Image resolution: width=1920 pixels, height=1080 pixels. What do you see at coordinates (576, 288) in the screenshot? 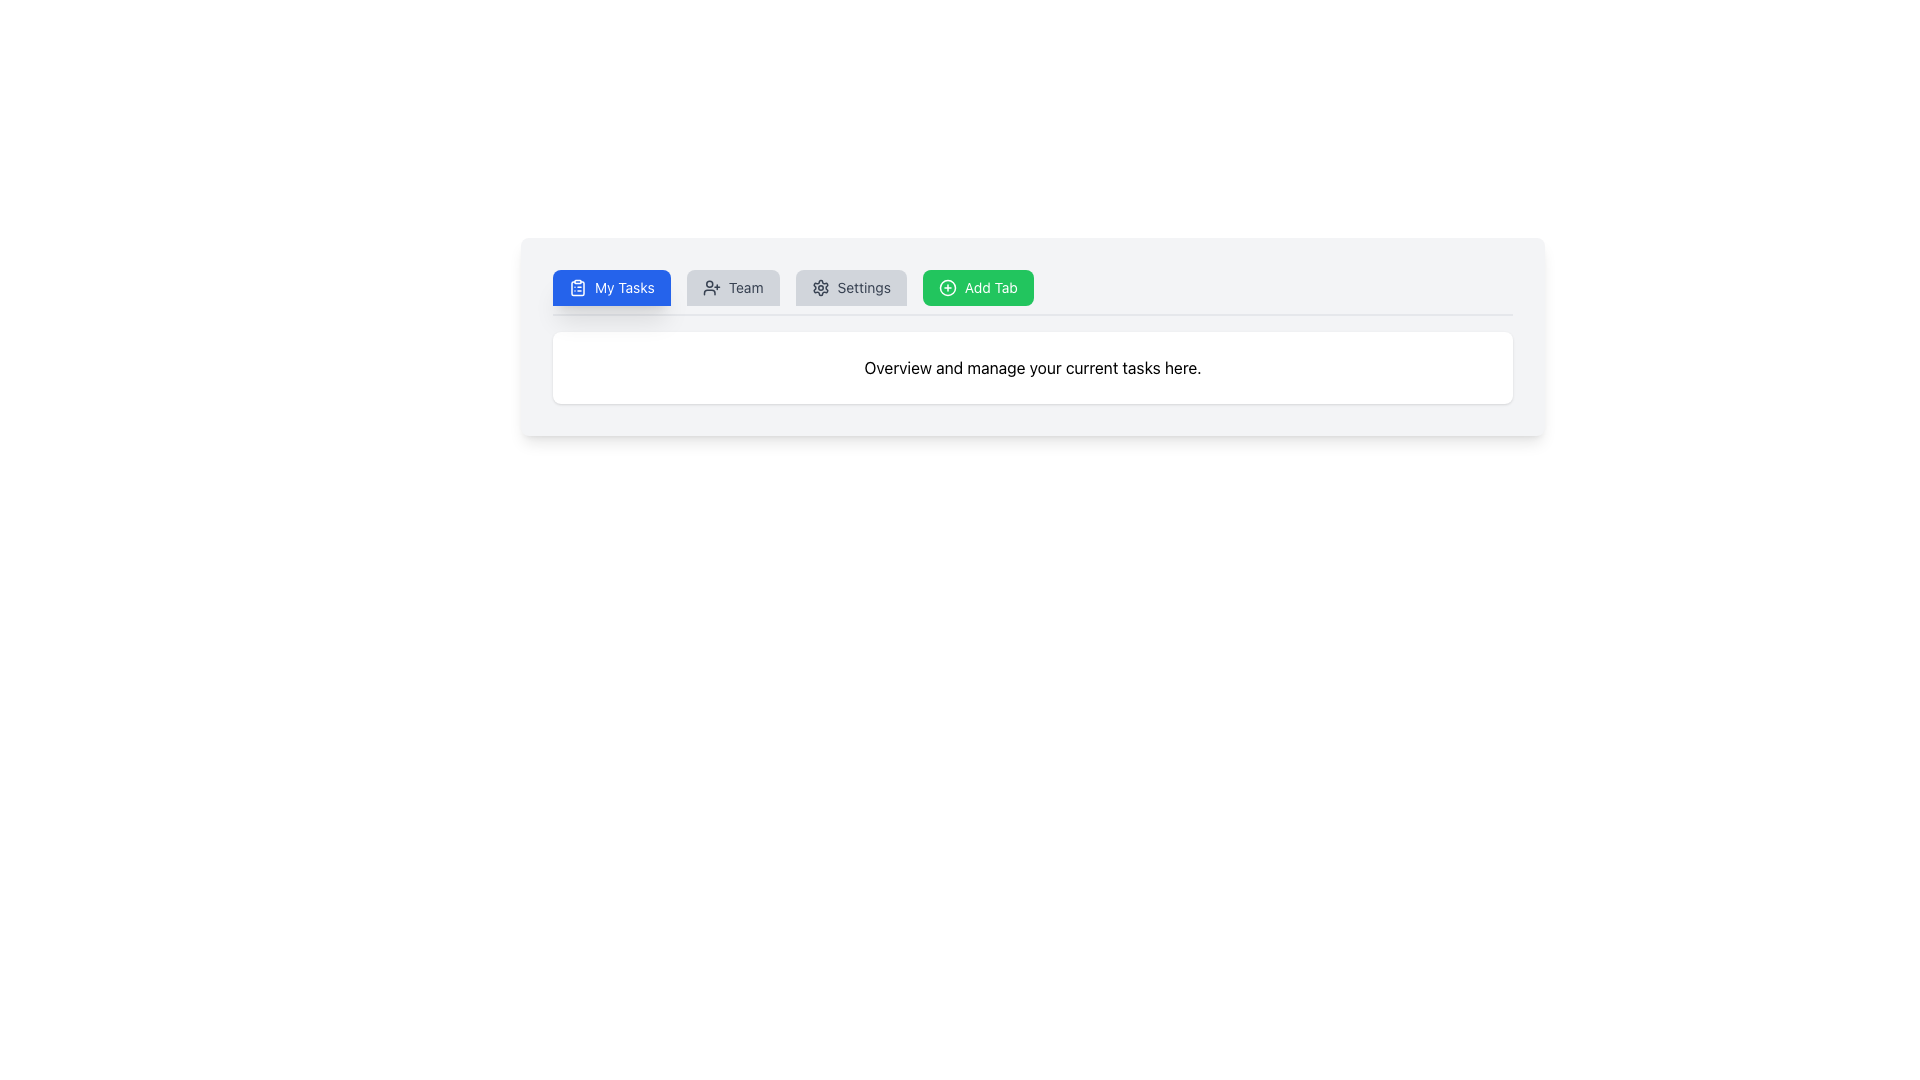
I see `the clipboard icon located within the blue button labeled 'My Tasks' in the top toolbar` at bounding box center [576, 288].